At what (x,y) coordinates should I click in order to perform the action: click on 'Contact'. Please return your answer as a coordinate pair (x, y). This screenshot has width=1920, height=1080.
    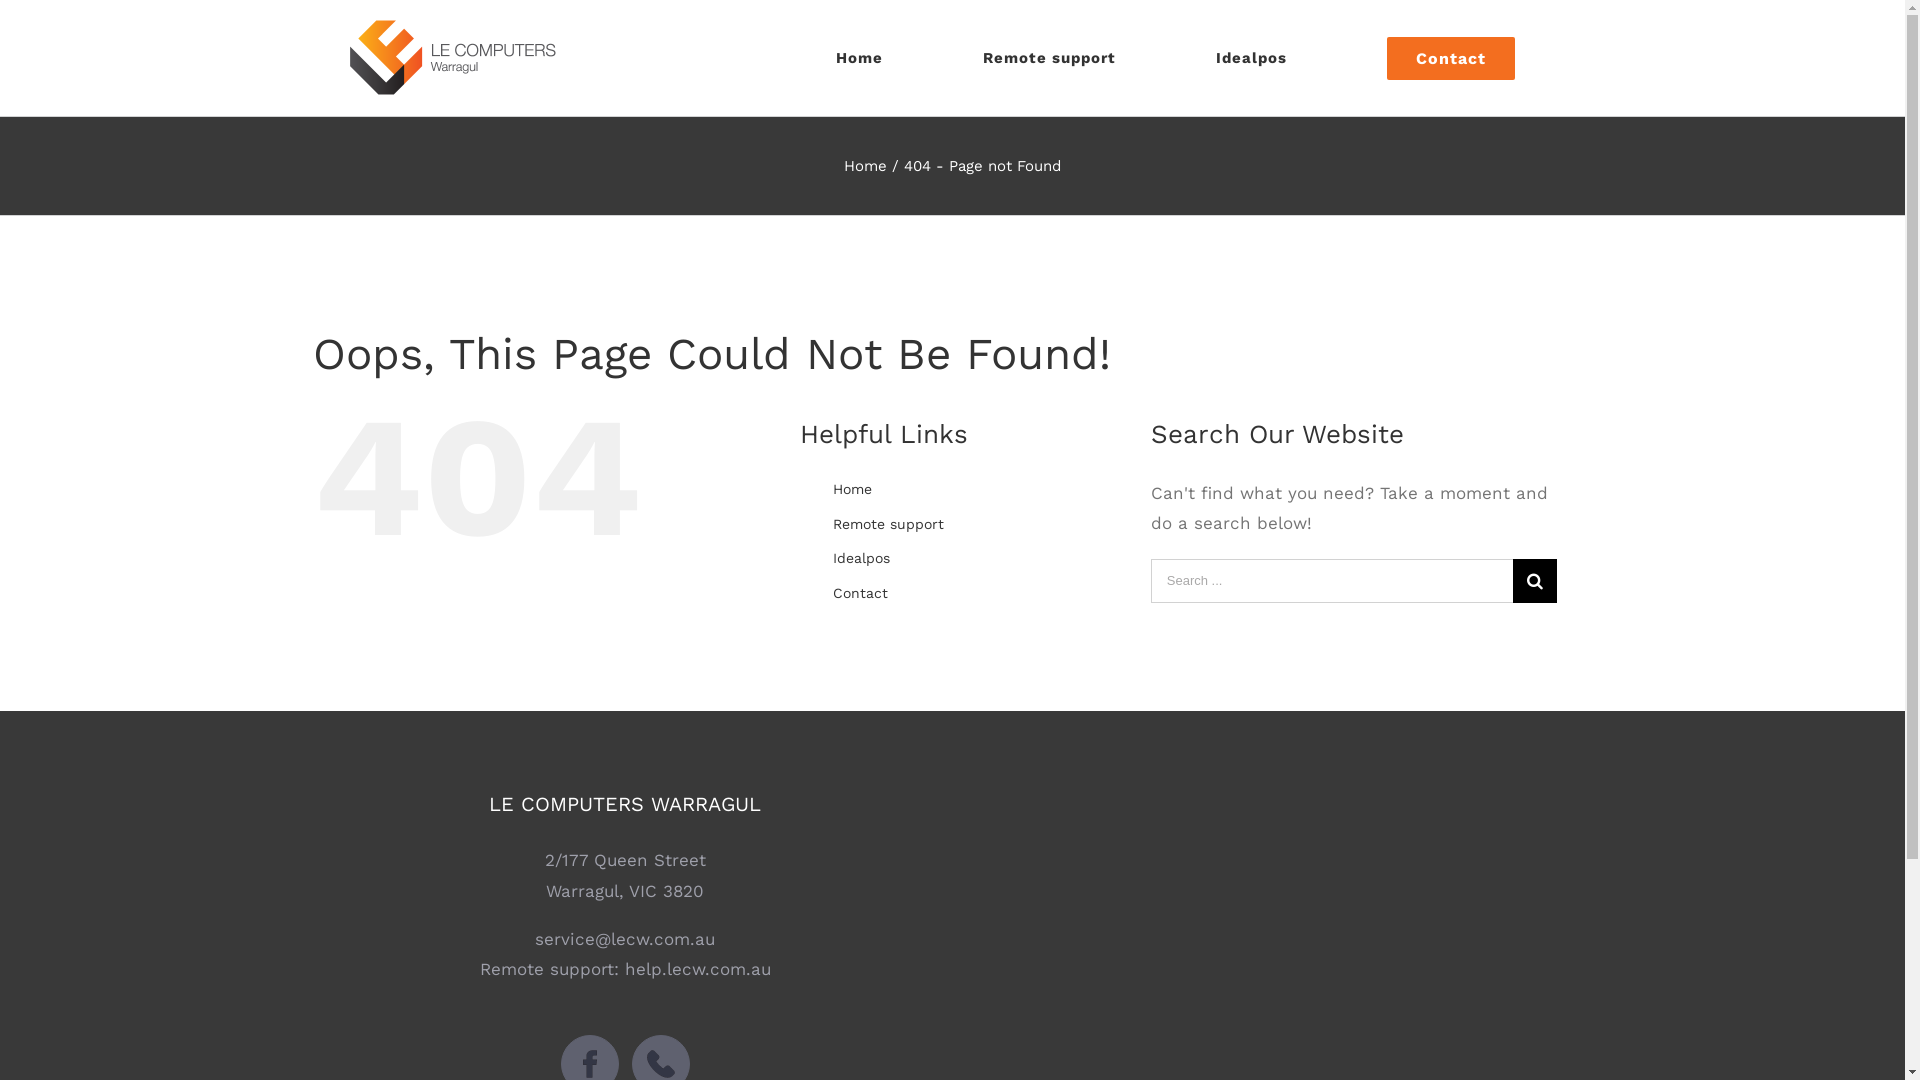
    Looking at the image, I should click on (833, 592).